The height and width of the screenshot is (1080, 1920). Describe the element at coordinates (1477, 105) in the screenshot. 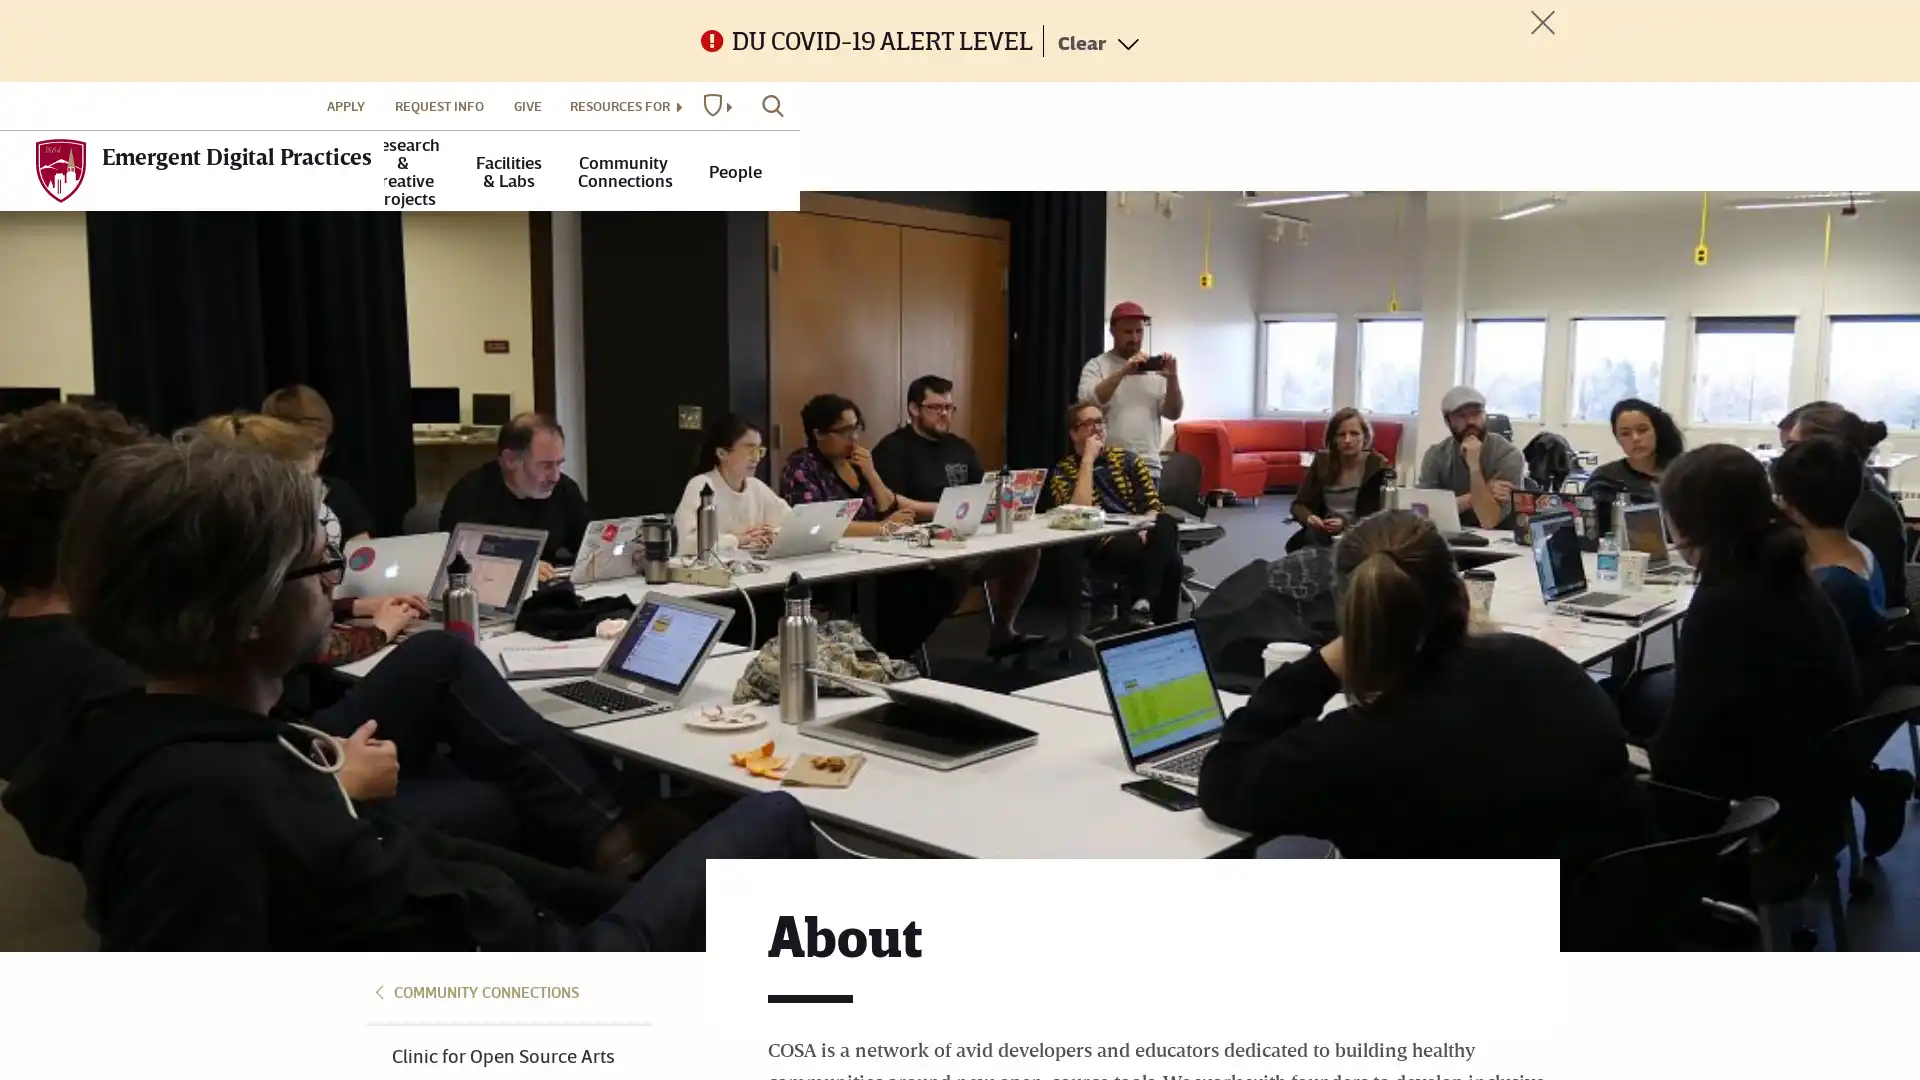

I see `DU WEBSITES` at that location.